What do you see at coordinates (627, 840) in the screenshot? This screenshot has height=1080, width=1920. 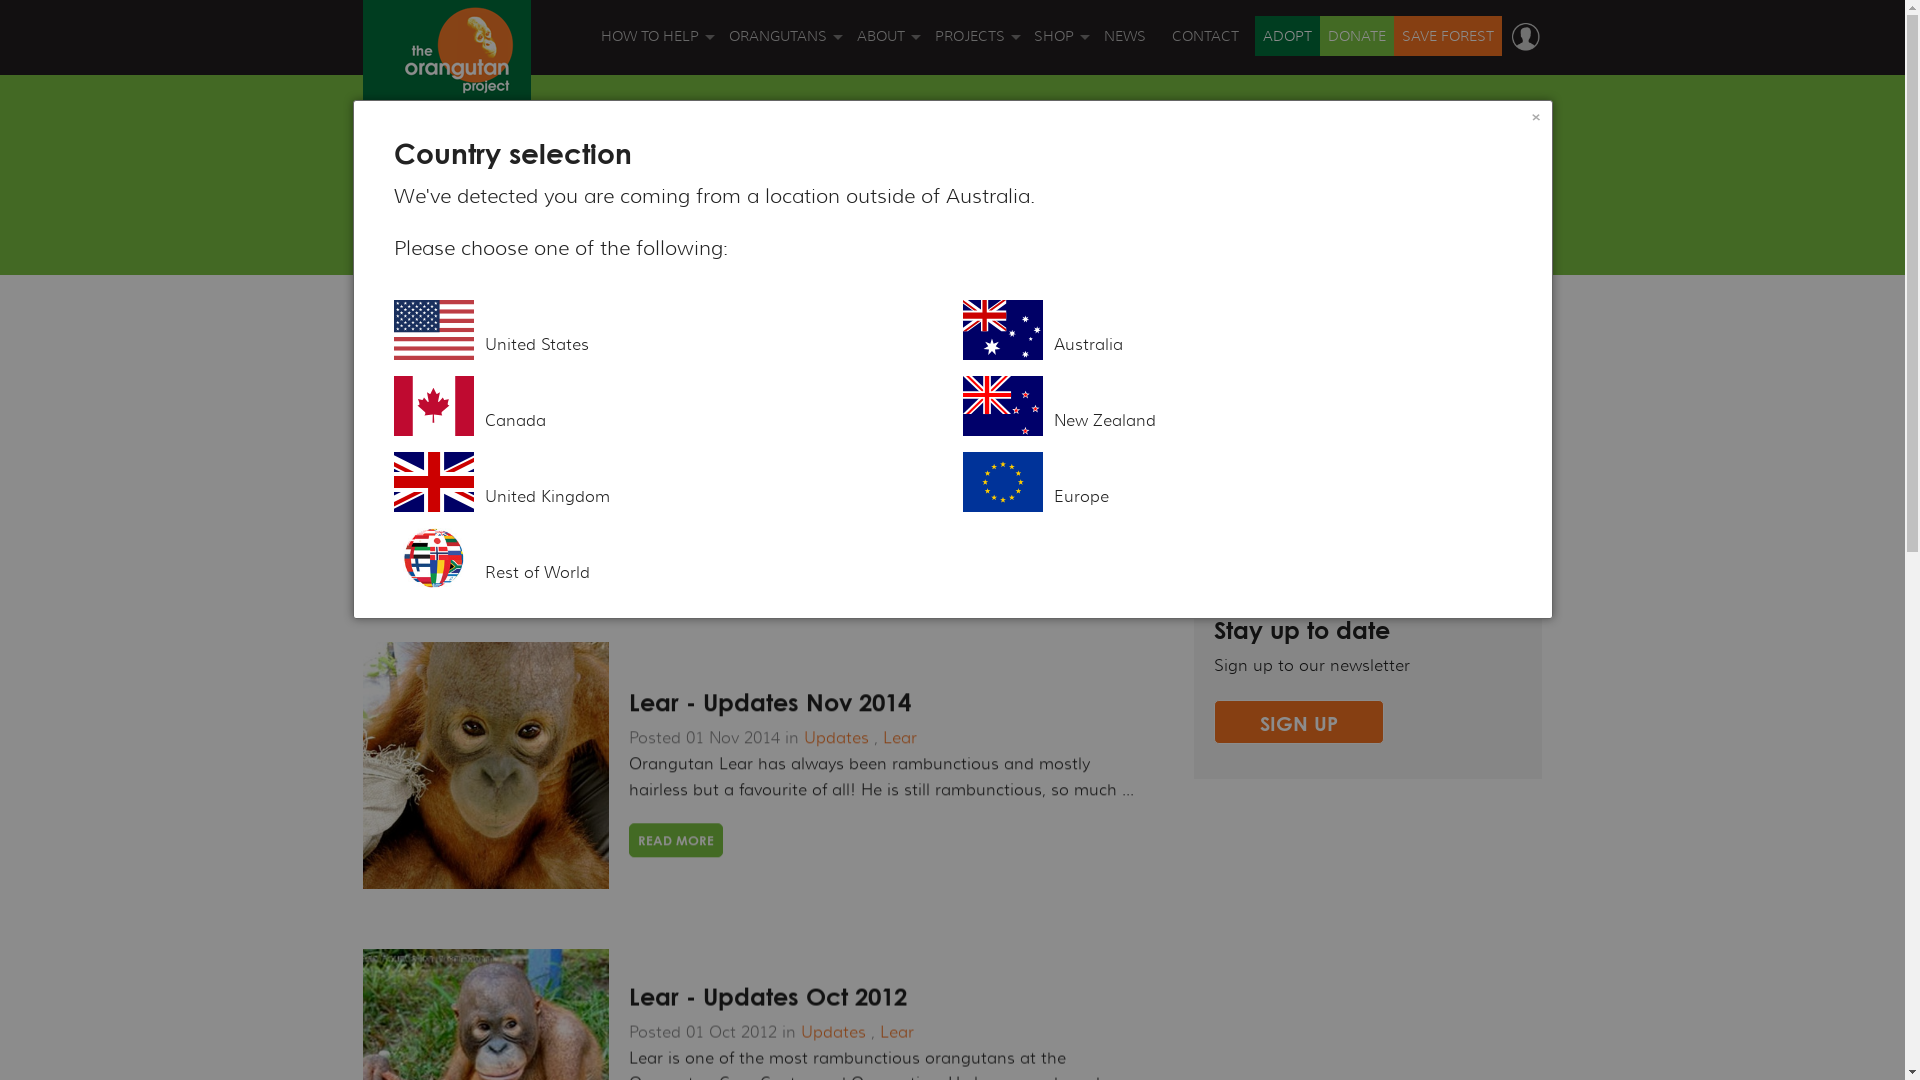 I see `'READ MORE'` at bounding box center [627, 840].